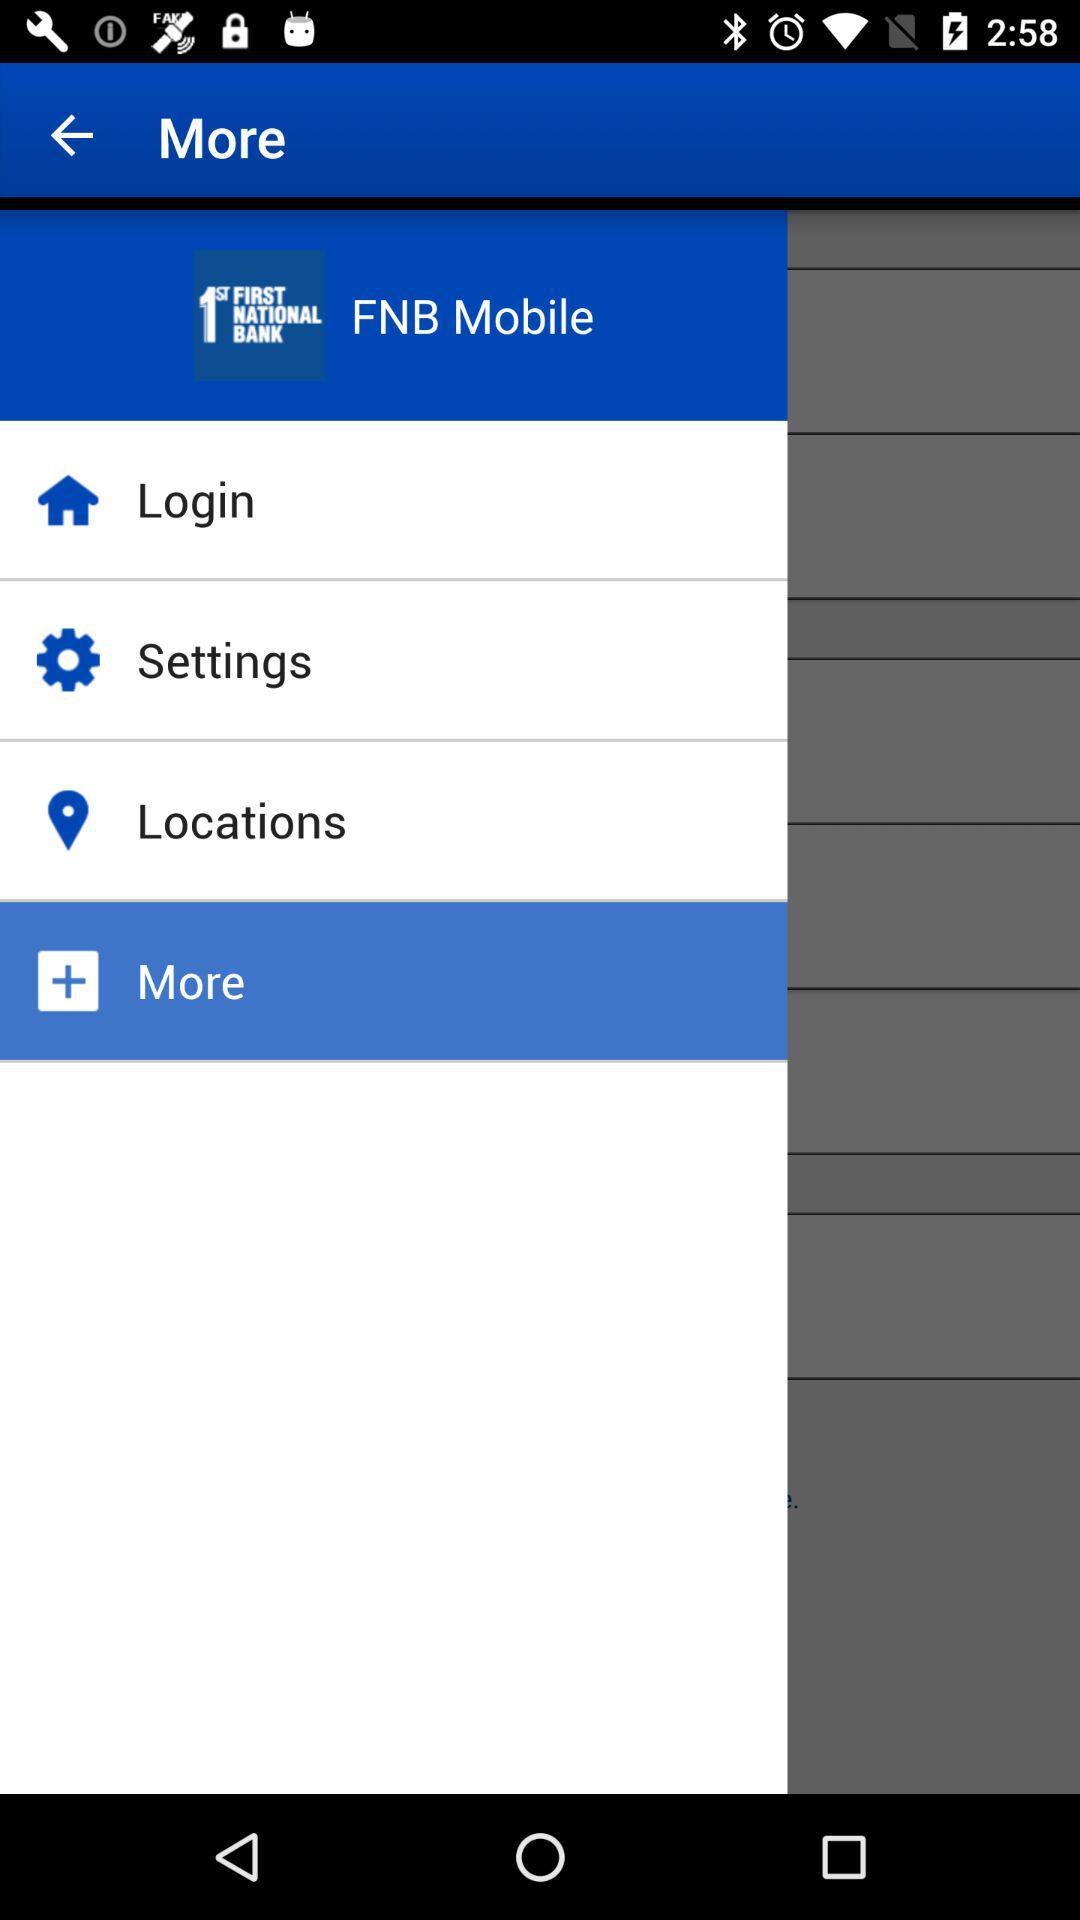 The height and width of the screenshot is (1920, 1080). What do you see at coordinates (67, 980) in the screenshot?
I see `the symbol left to more` at bounding box center [67, 980].